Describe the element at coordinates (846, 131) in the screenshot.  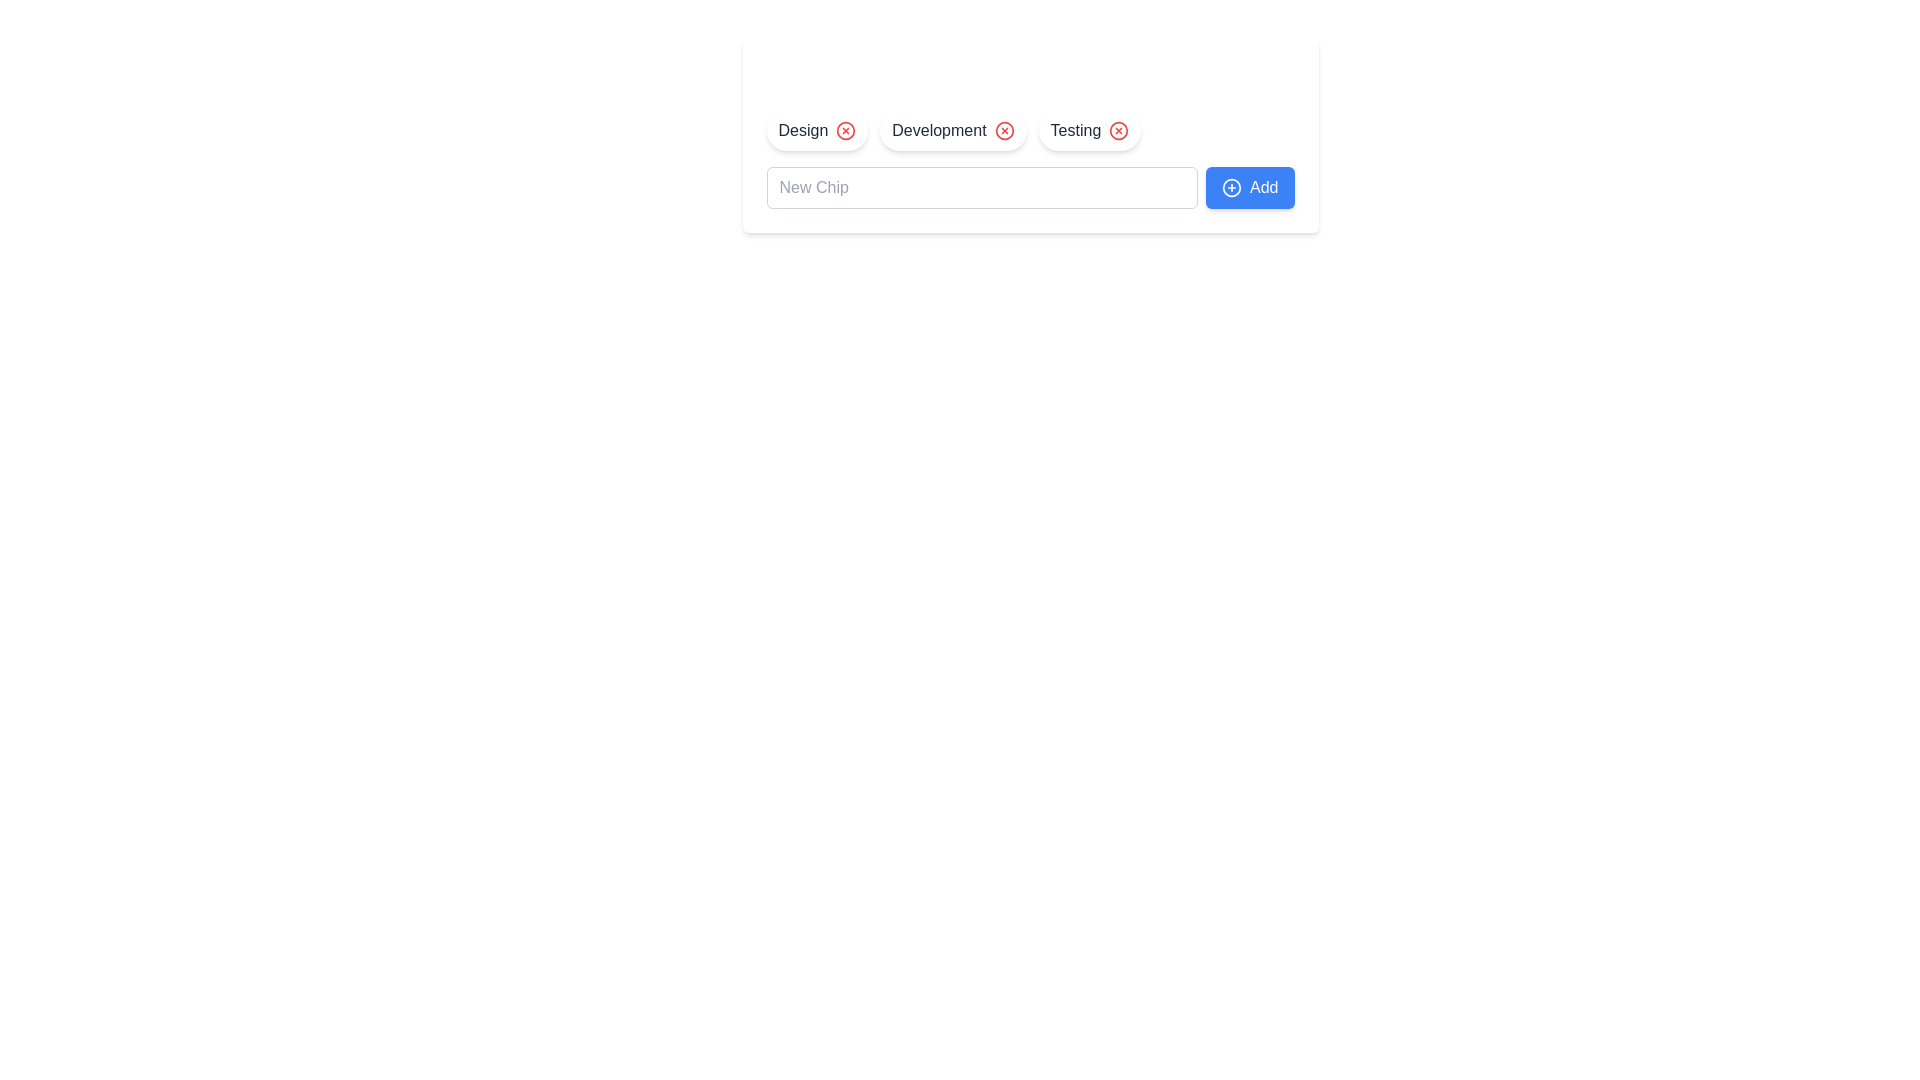
I see `the chip labeled Design by clicking its delete icon` at that location.